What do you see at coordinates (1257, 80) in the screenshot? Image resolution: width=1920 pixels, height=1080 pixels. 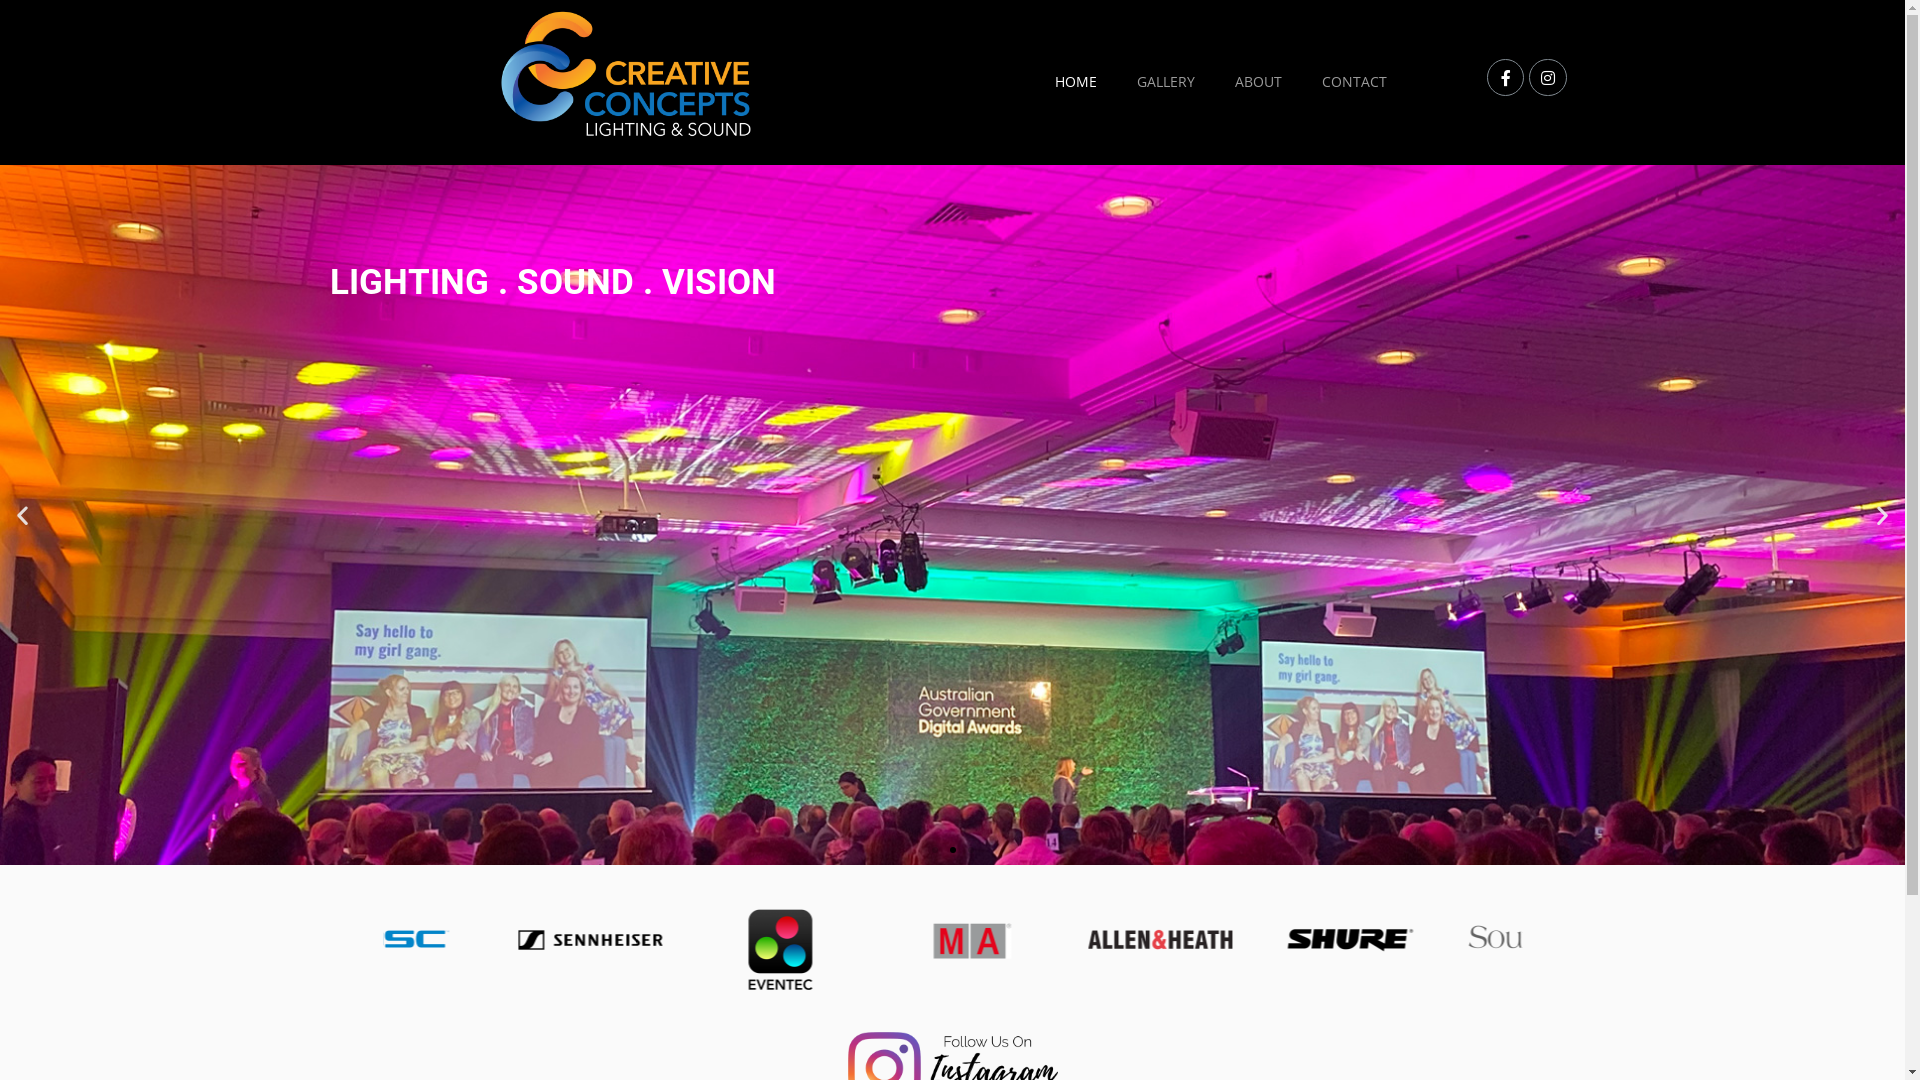 I see `'ABOUT'` at bounding box center [1257, 80].